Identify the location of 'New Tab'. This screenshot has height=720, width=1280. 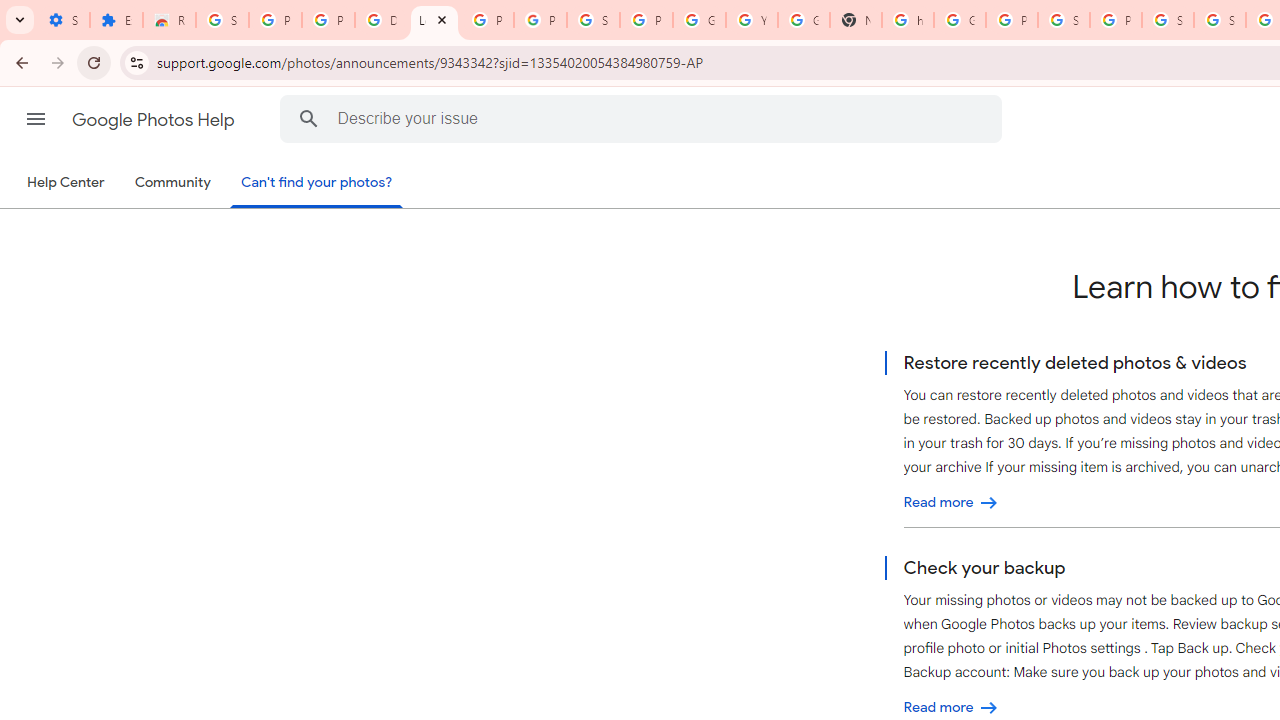
(855, 20).